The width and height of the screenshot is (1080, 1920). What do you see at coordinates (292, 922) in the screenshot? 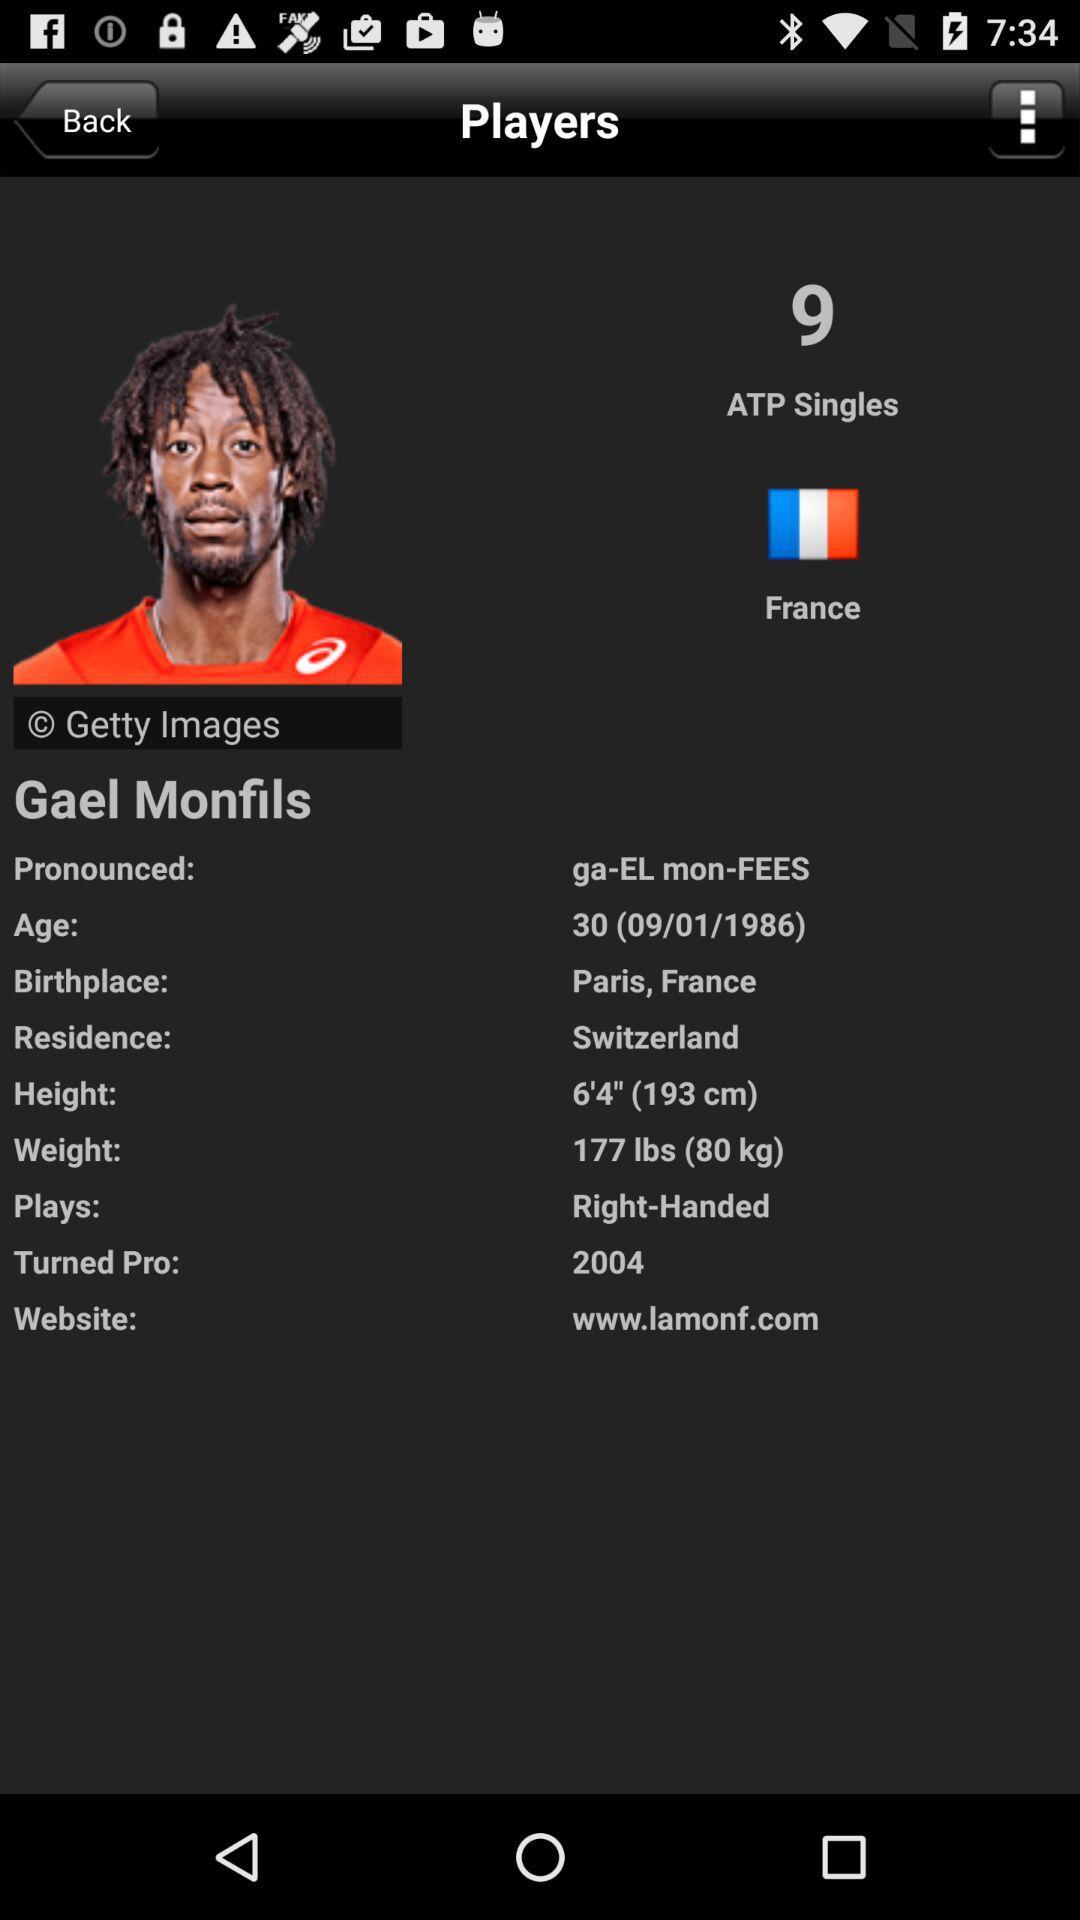
I see `icon to the left of ga el mon app` at bounding box center [292, 922].